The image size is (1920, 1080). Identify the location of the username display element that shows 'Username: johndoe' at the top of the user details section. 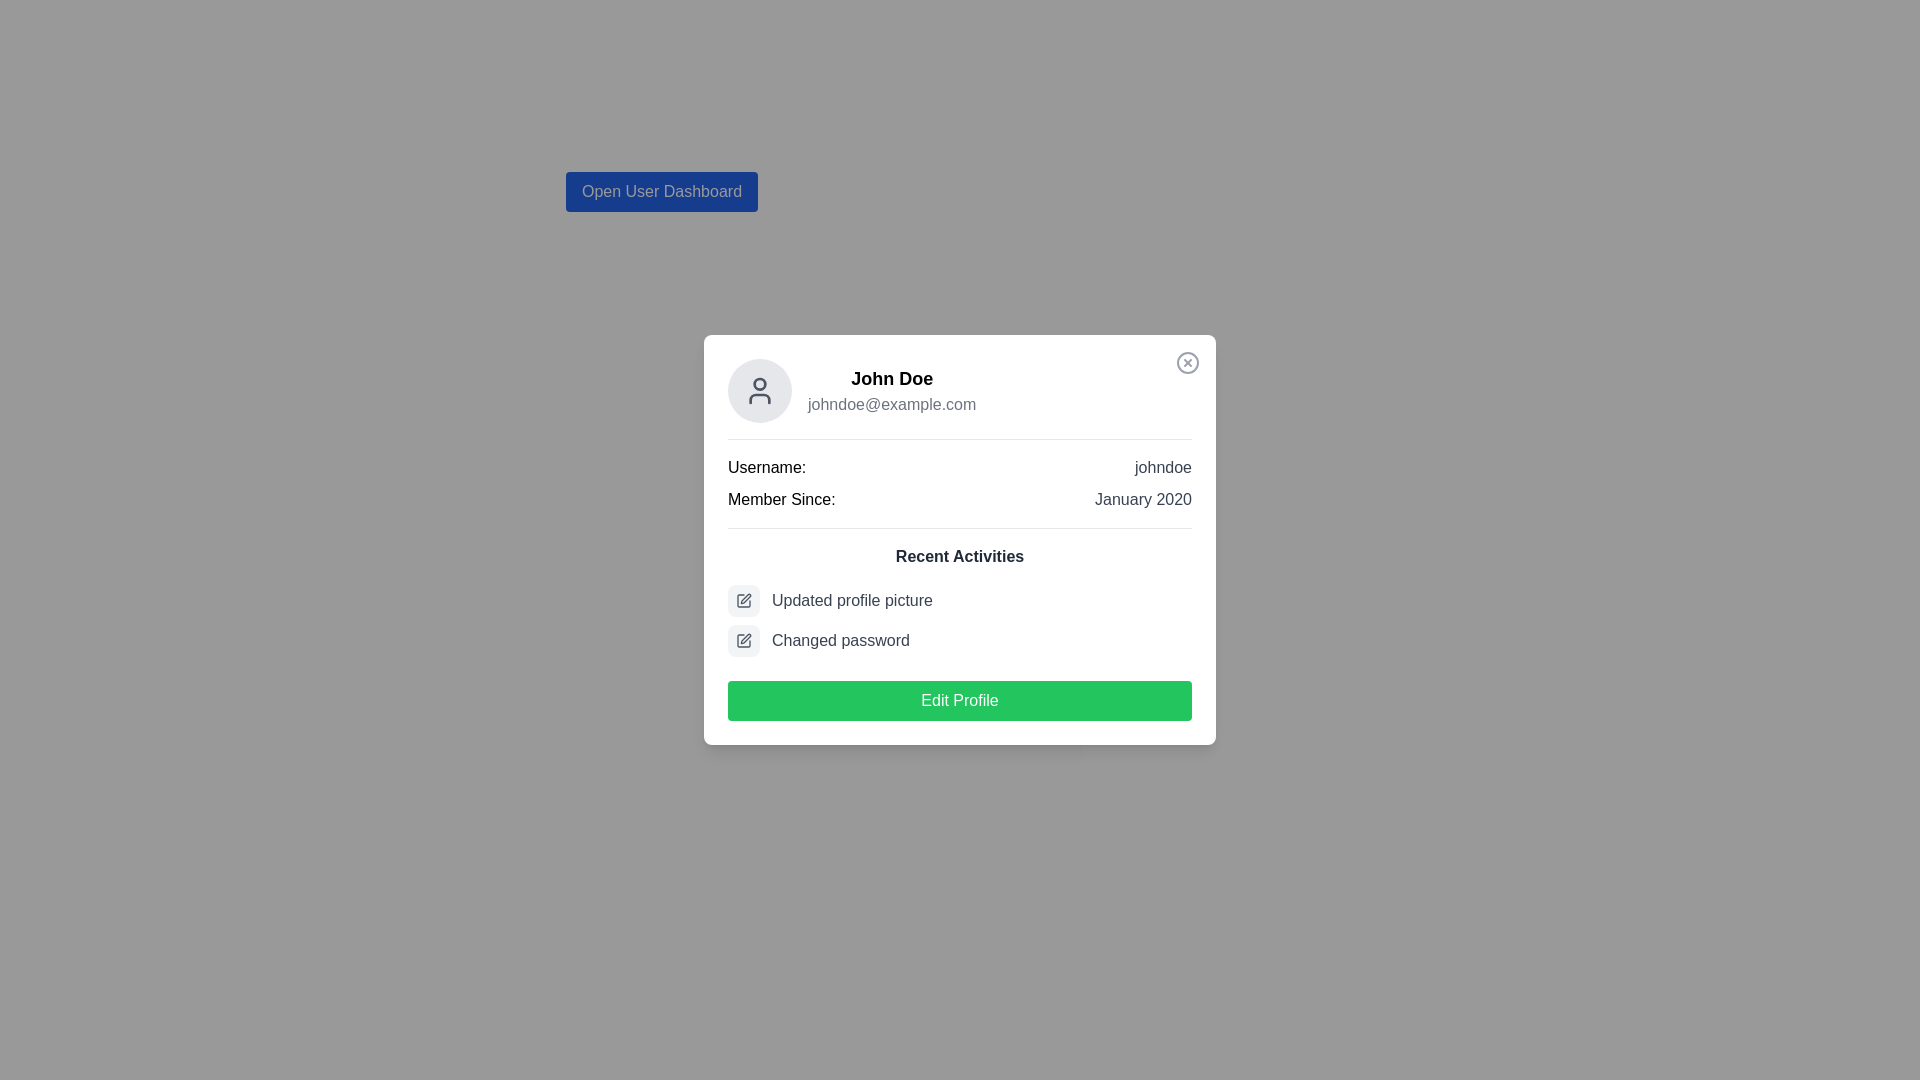
(960, 467).